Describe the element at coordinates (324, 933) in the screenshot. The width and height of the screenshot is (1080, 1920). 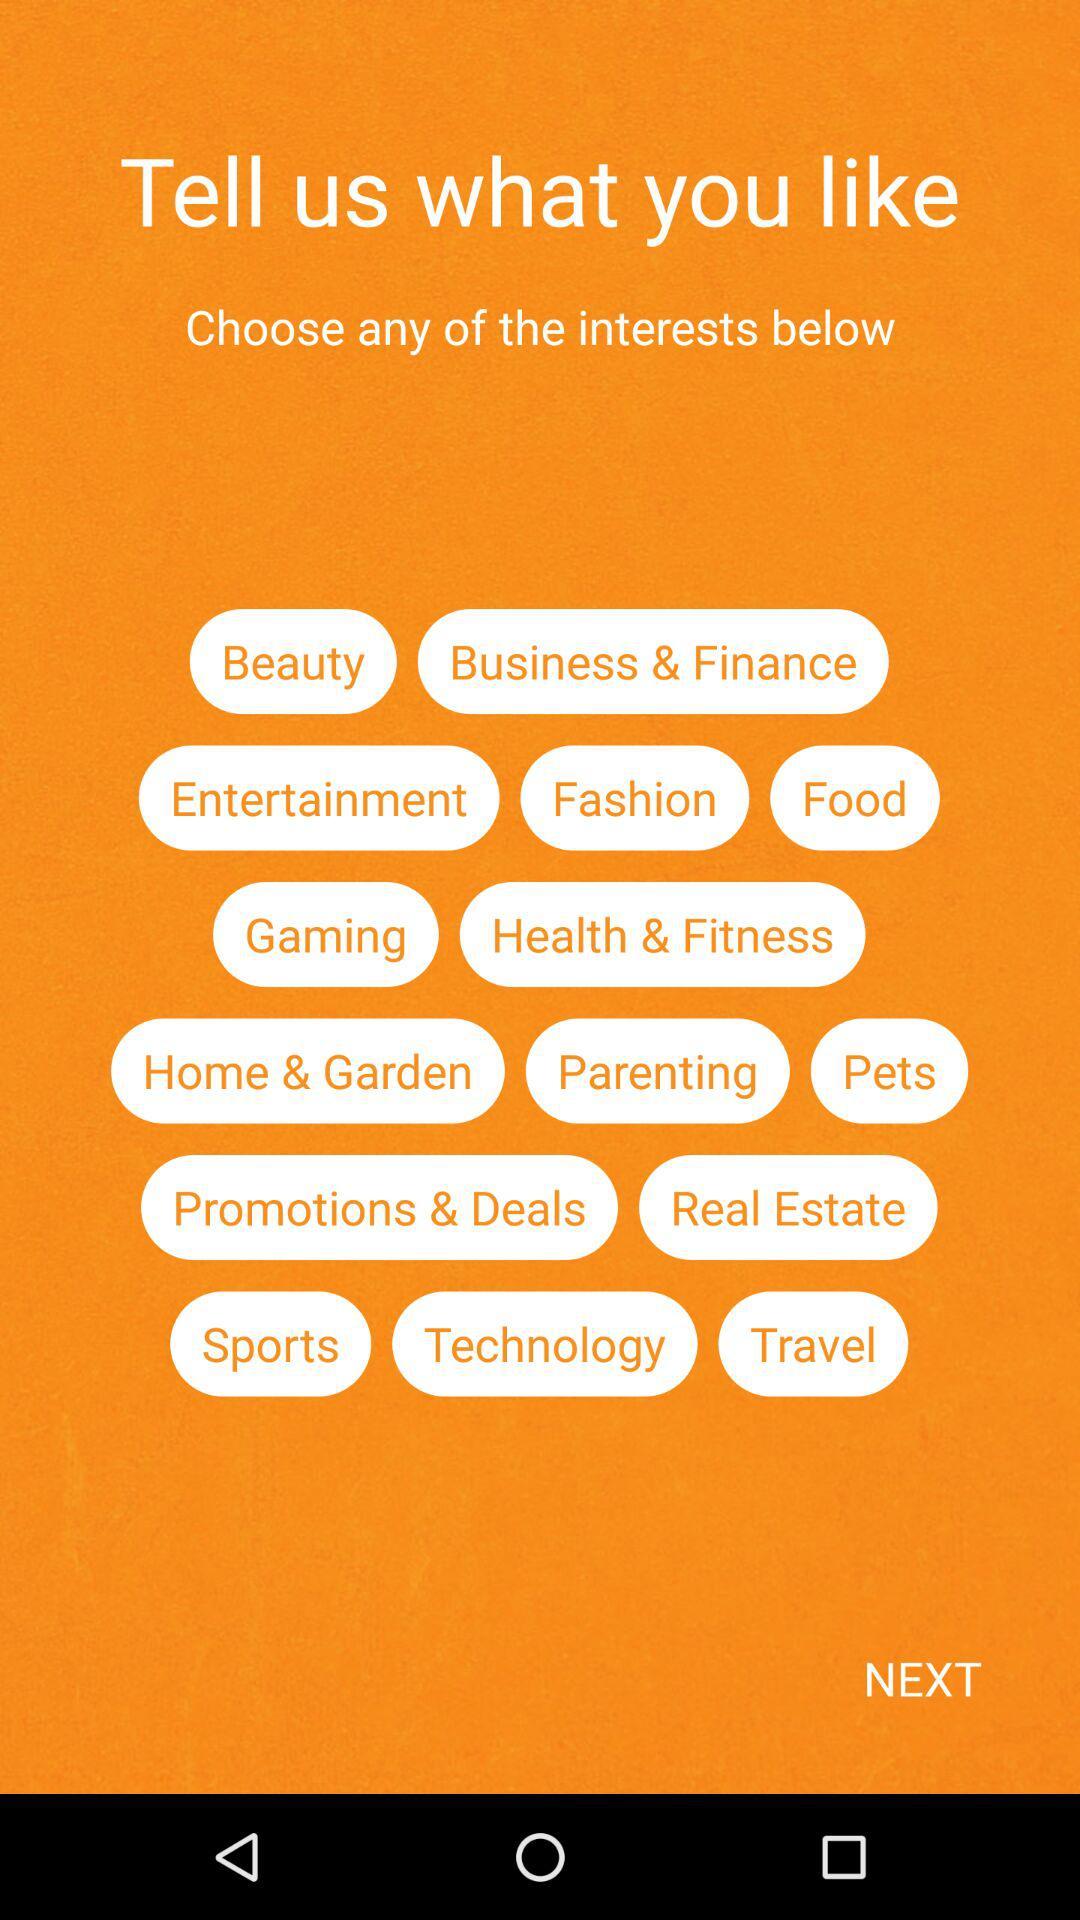
I see `icon below the entertainment item` at that location.